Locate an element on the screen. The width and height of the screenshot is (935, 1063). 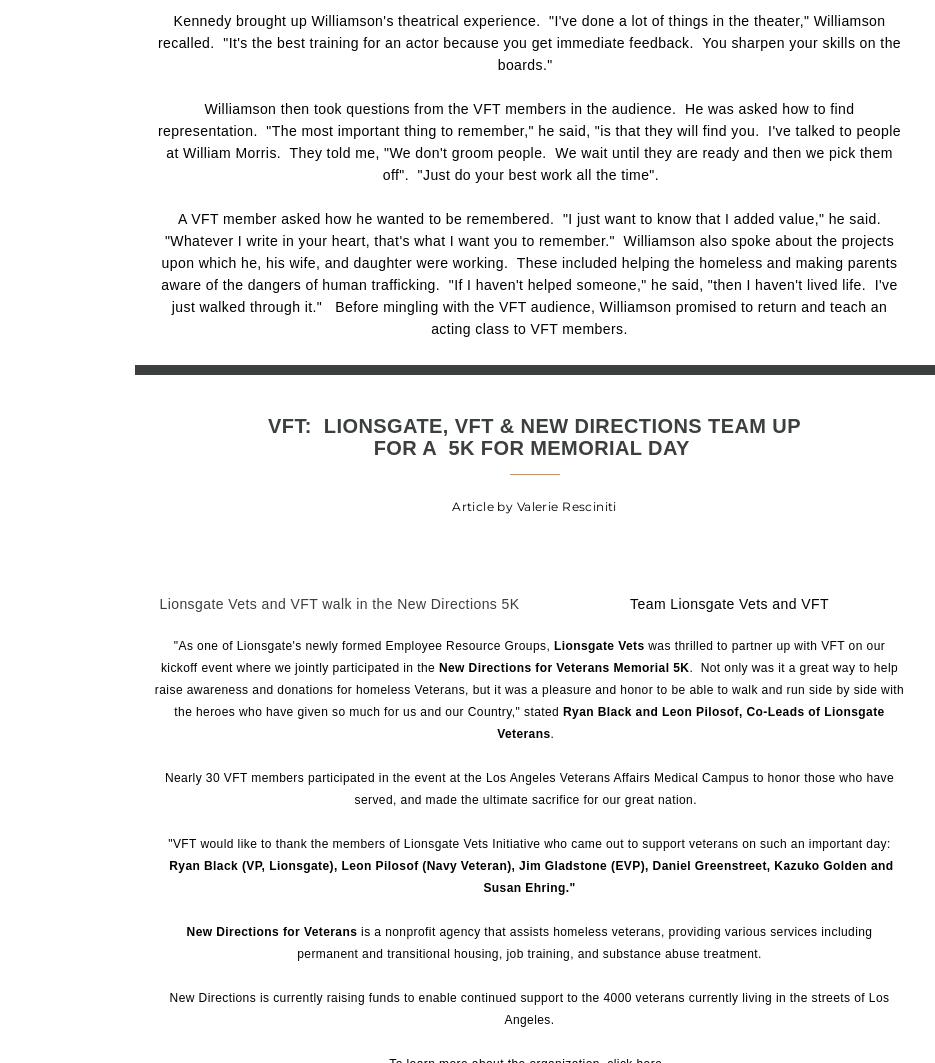
'Ryan Black (VP, Lionsgate), Leon Pilosof (Navy Veteran), Jim Gladstone (EVP), Daniel Greenstreet, Kazuko Golden and Susan Ehring."' is located at coordinates (529, 875).